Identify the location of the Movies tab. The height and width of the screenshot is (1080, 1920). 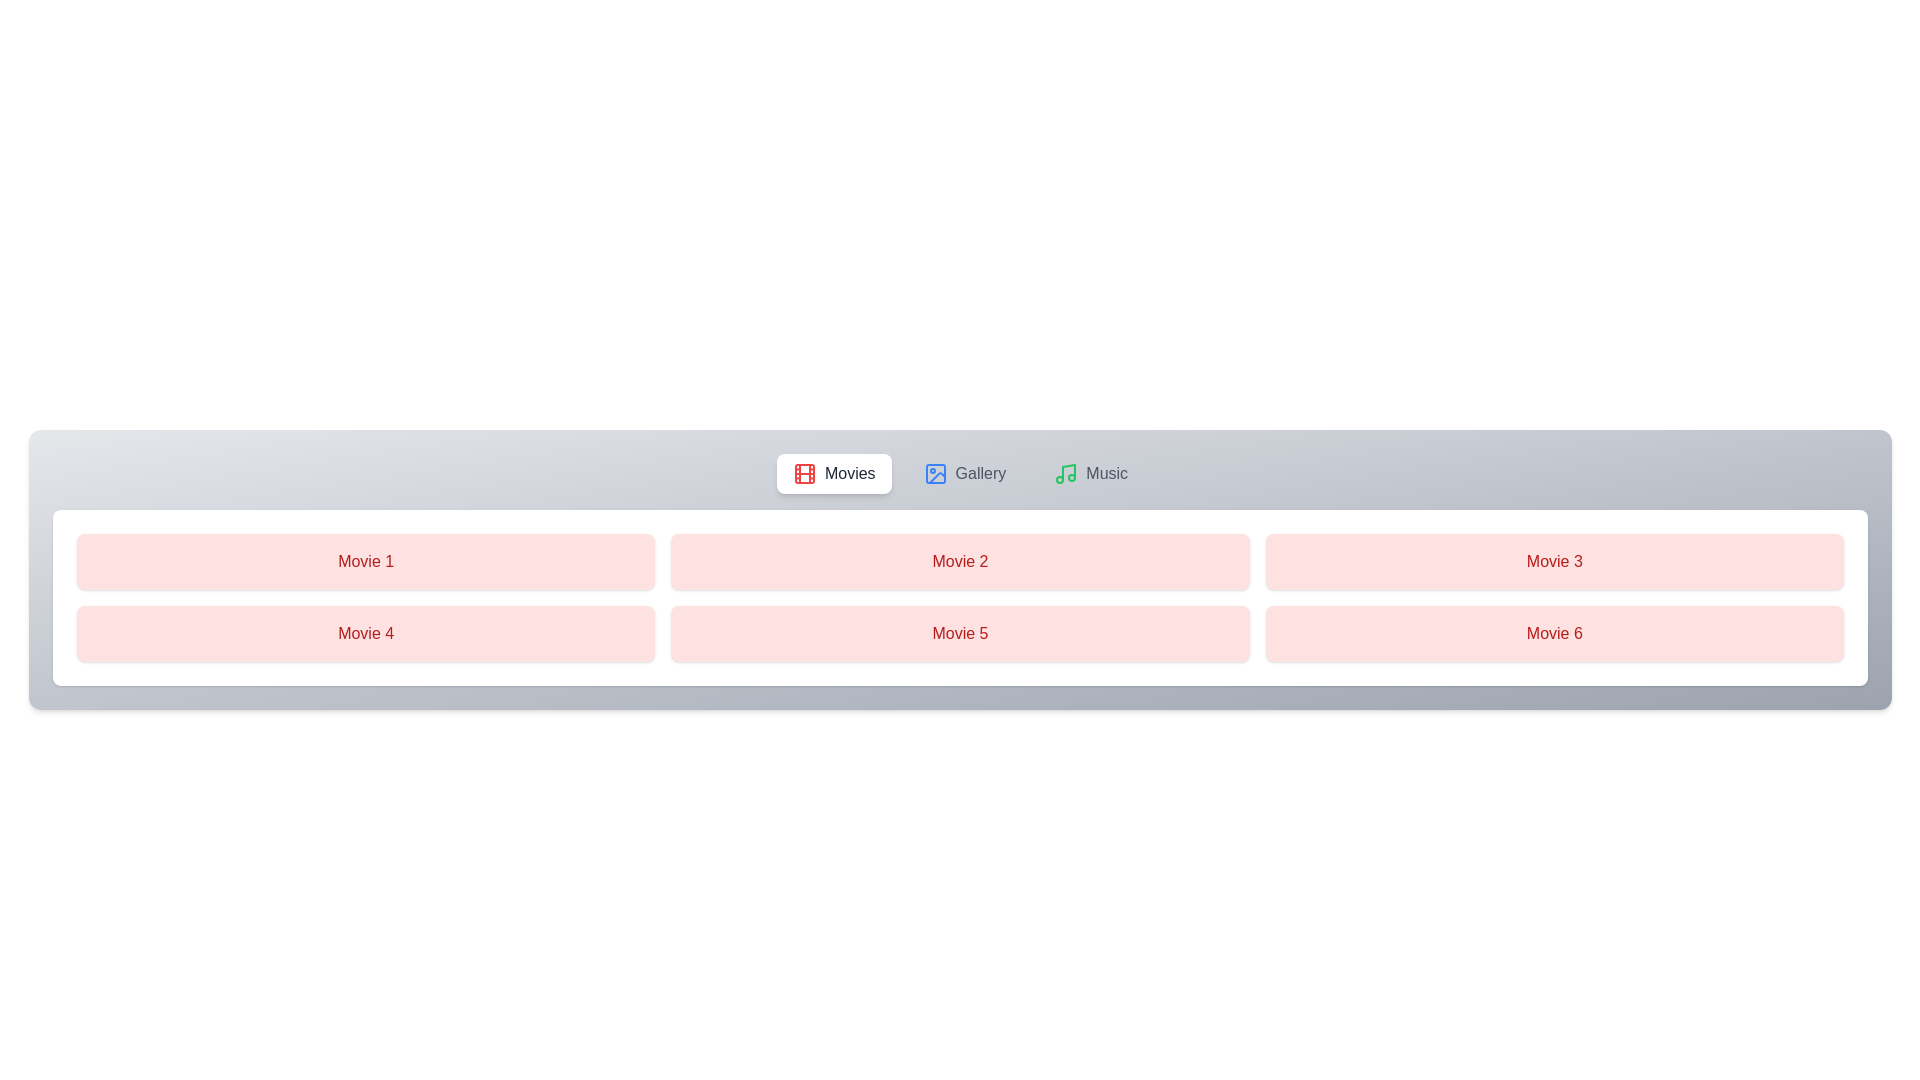
(834, 474).